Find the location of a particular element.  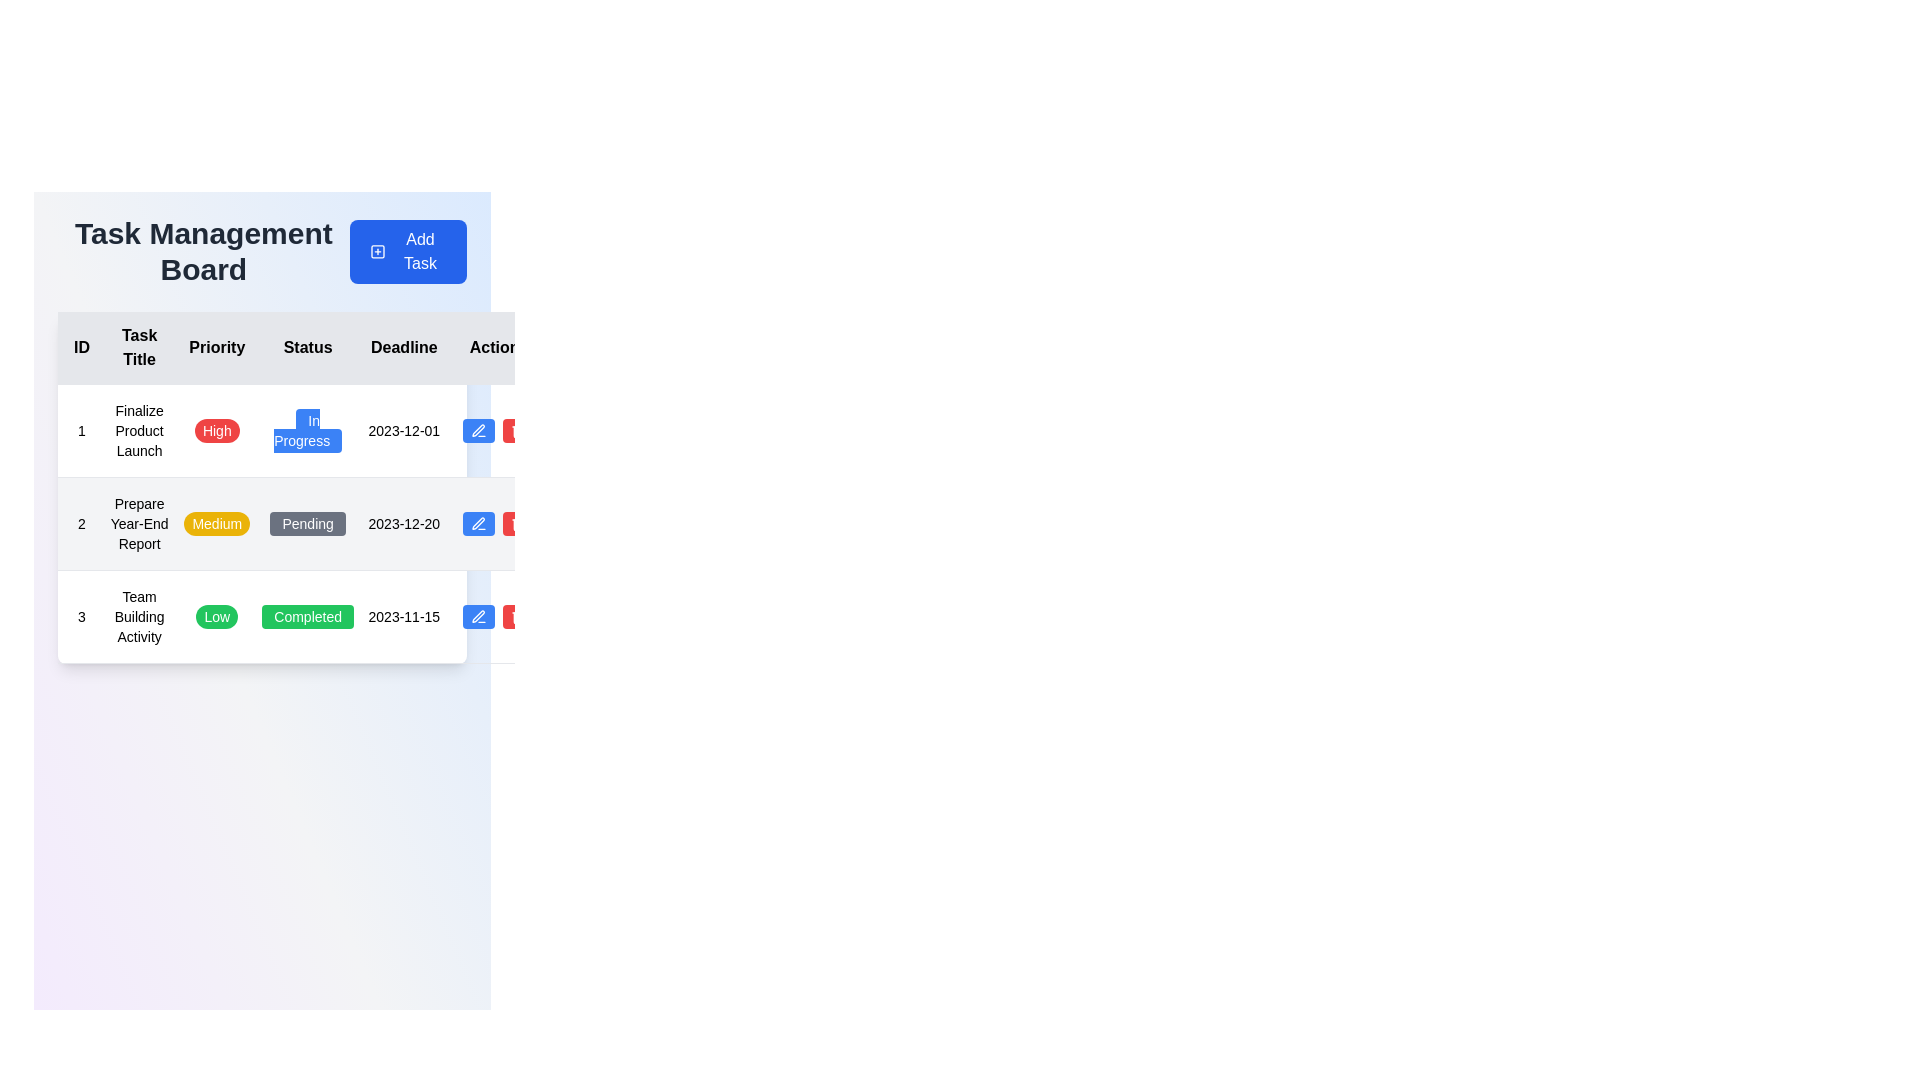

the small blue square with rounded corners located in the top-right corner of the 'Add Task' button is located at coordinates (377, 250).